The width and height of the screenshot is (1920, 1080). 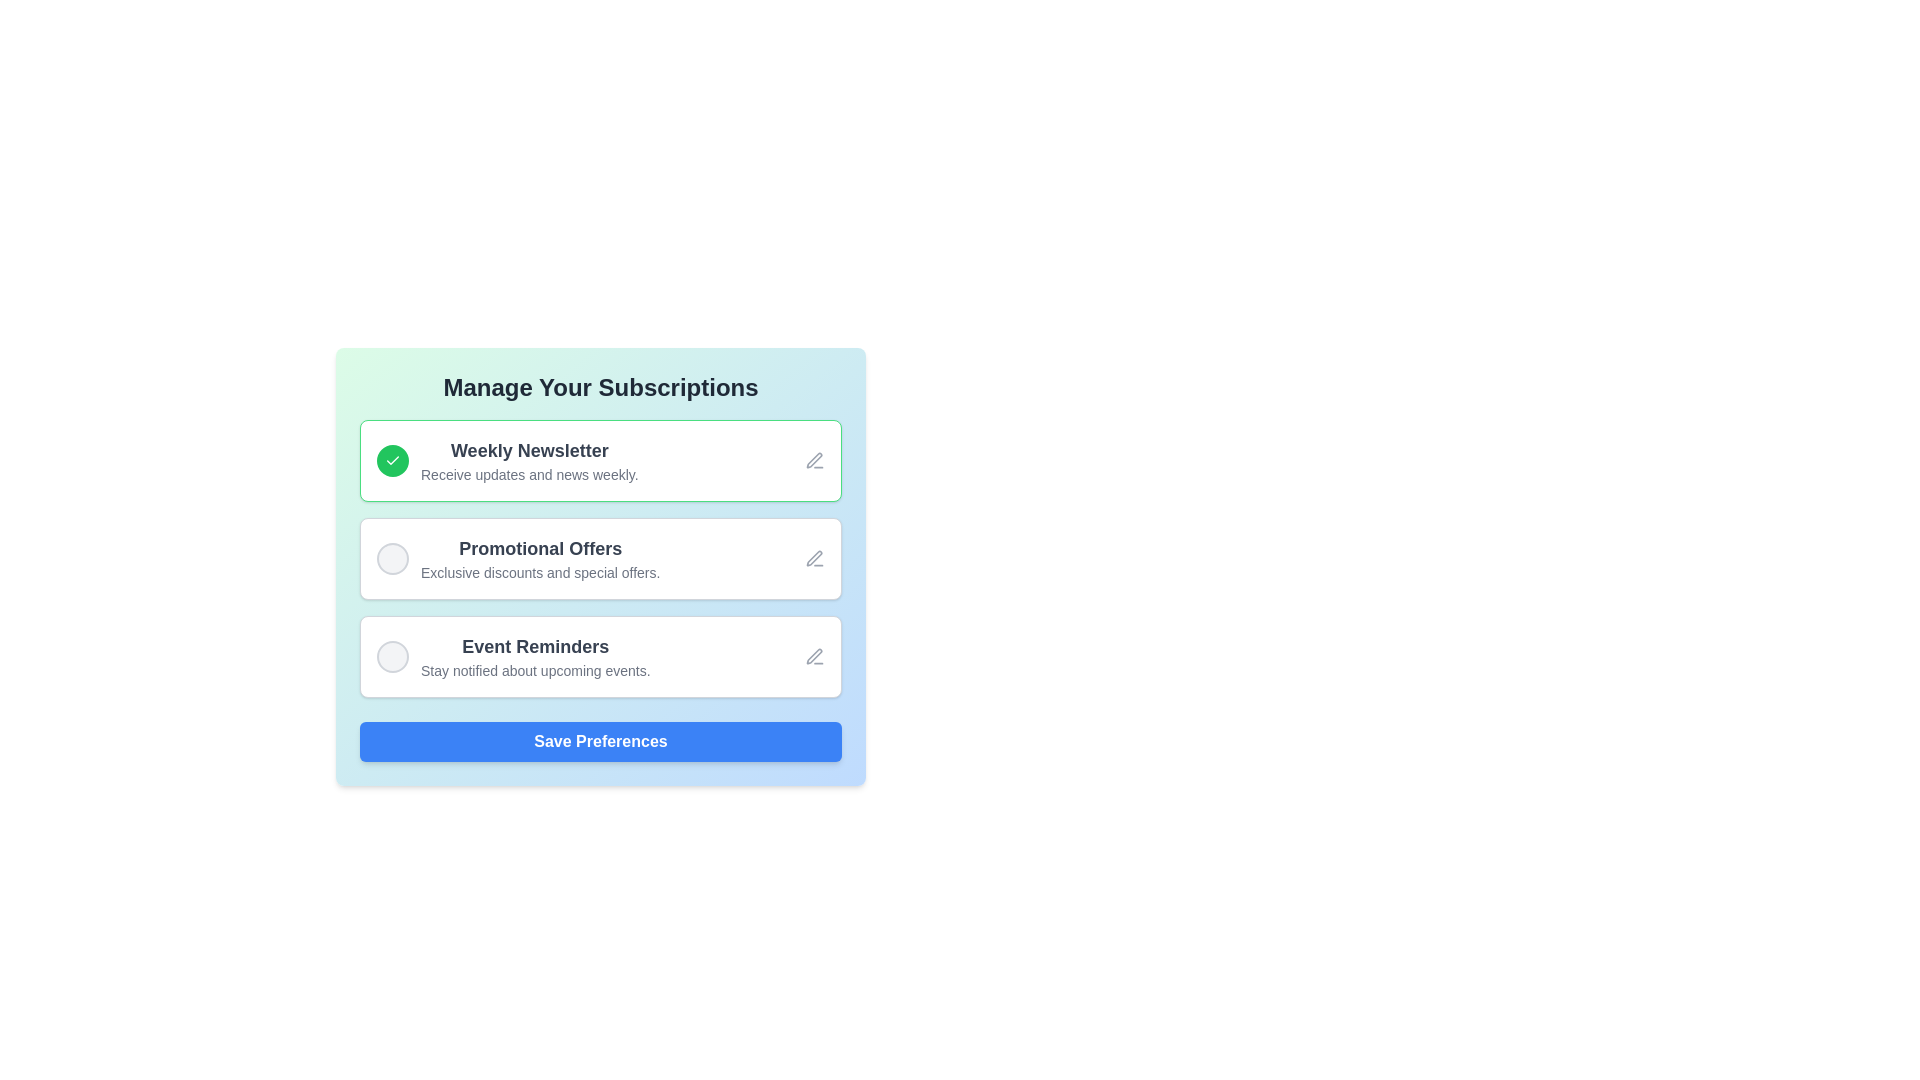 What do you see at coordinates (513, 656) in the screenshot?
I see `on the composite component labeled 'Event Reminders' which contains a title, description, selection indicator, and an edit icon` at bounding box center [513, 656].